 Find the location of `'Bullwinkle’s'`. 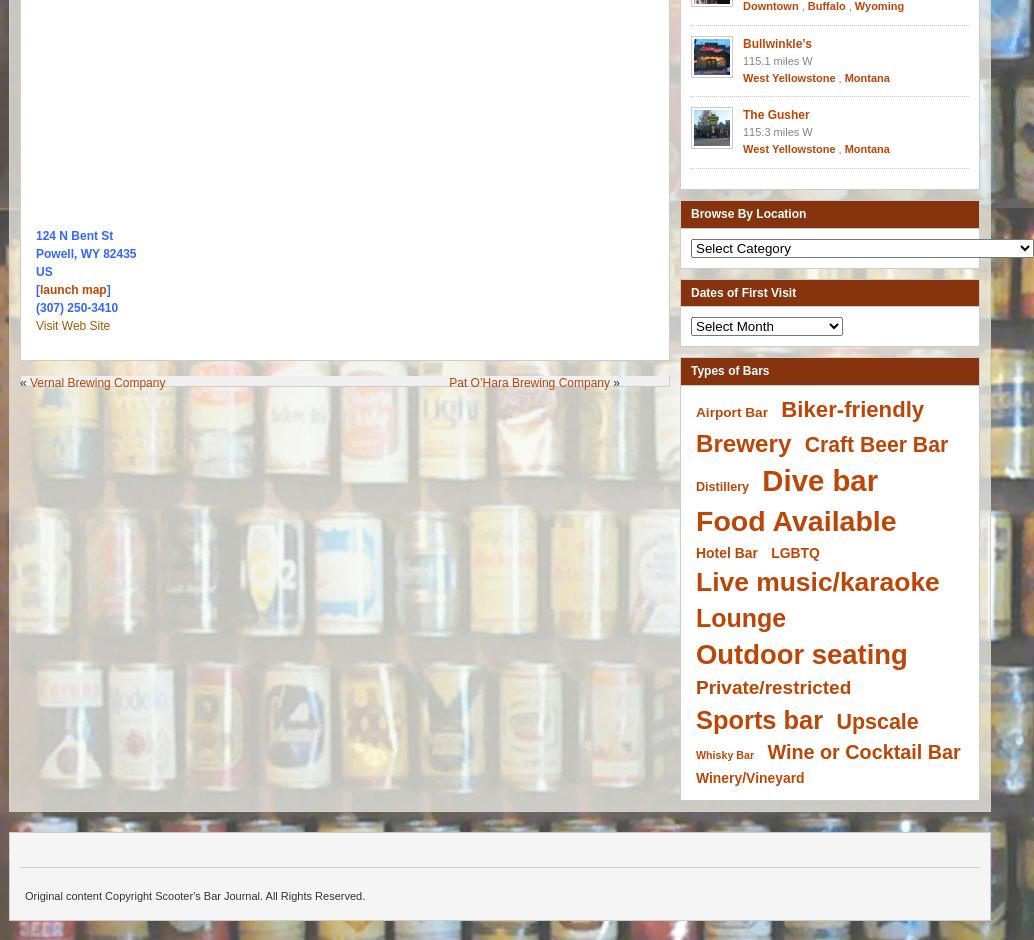

'Bullwinkle’s' is located at coordinates (776, 41).